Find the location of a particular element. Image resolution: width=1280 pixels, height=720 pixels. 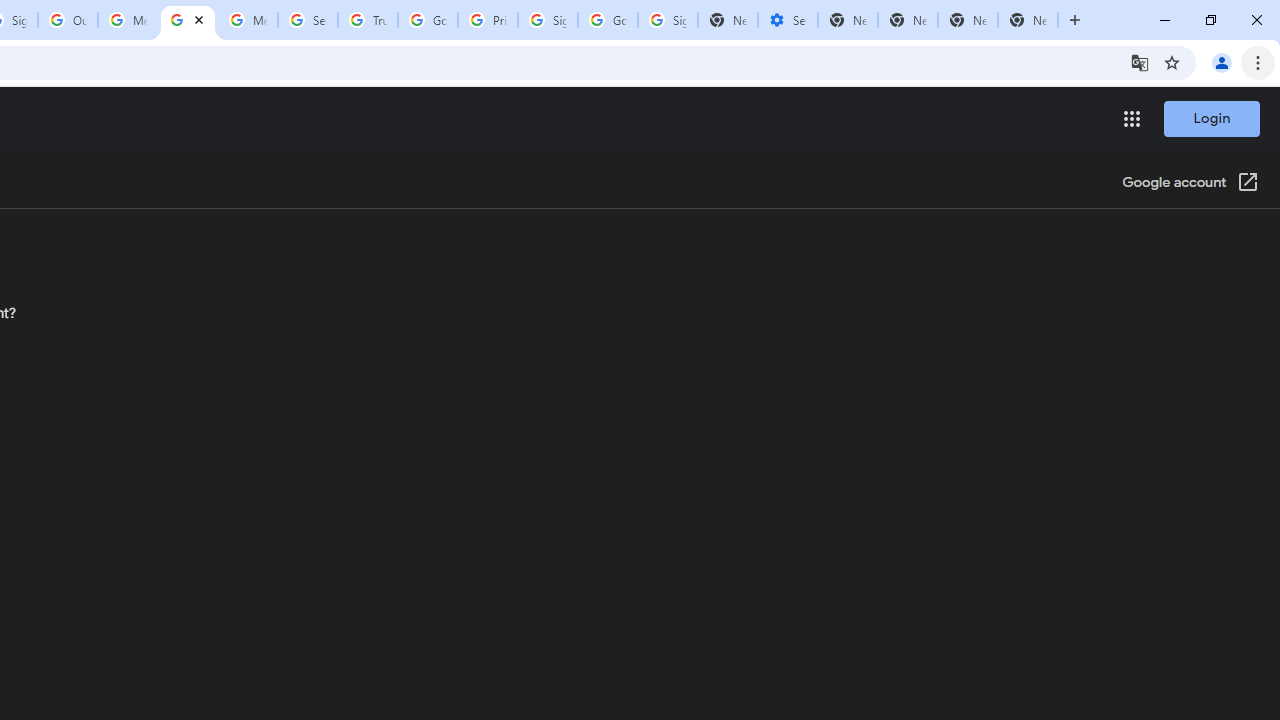

'Trusted Information and Content - Google Safety Center' is located at coordinates (368, 20).